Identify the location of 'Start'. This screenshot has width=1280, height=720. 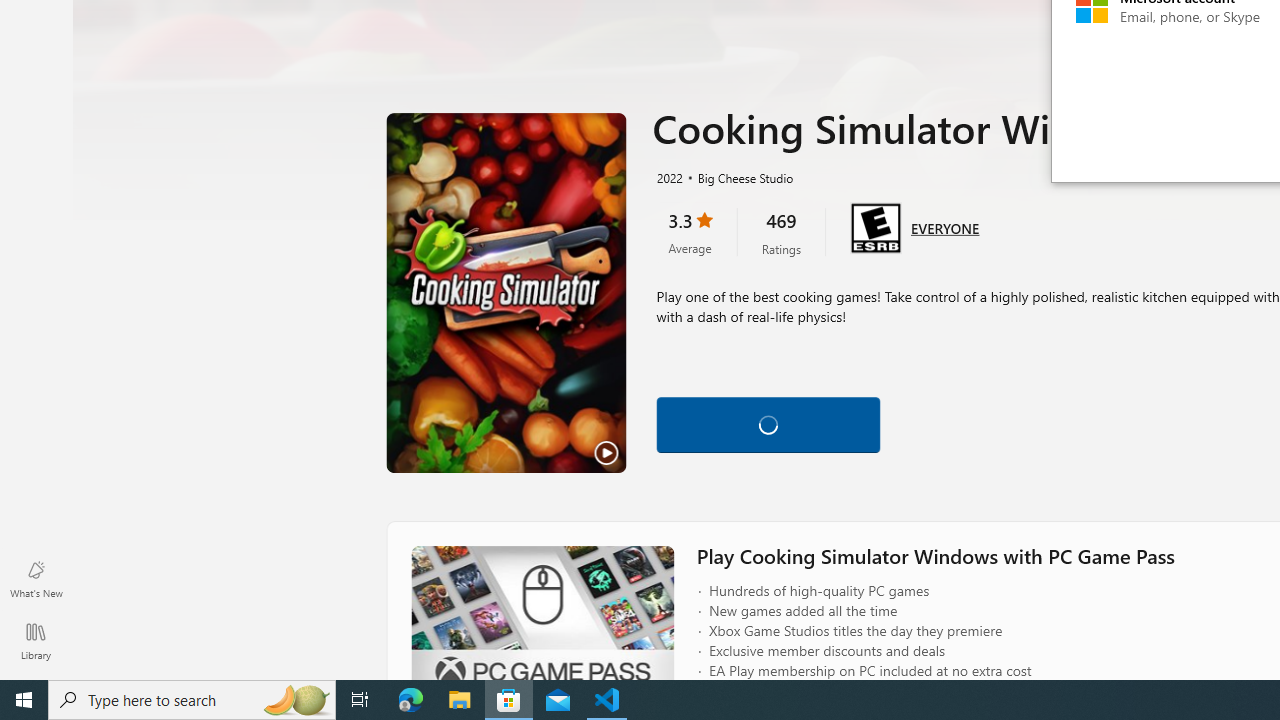
(24, 698).